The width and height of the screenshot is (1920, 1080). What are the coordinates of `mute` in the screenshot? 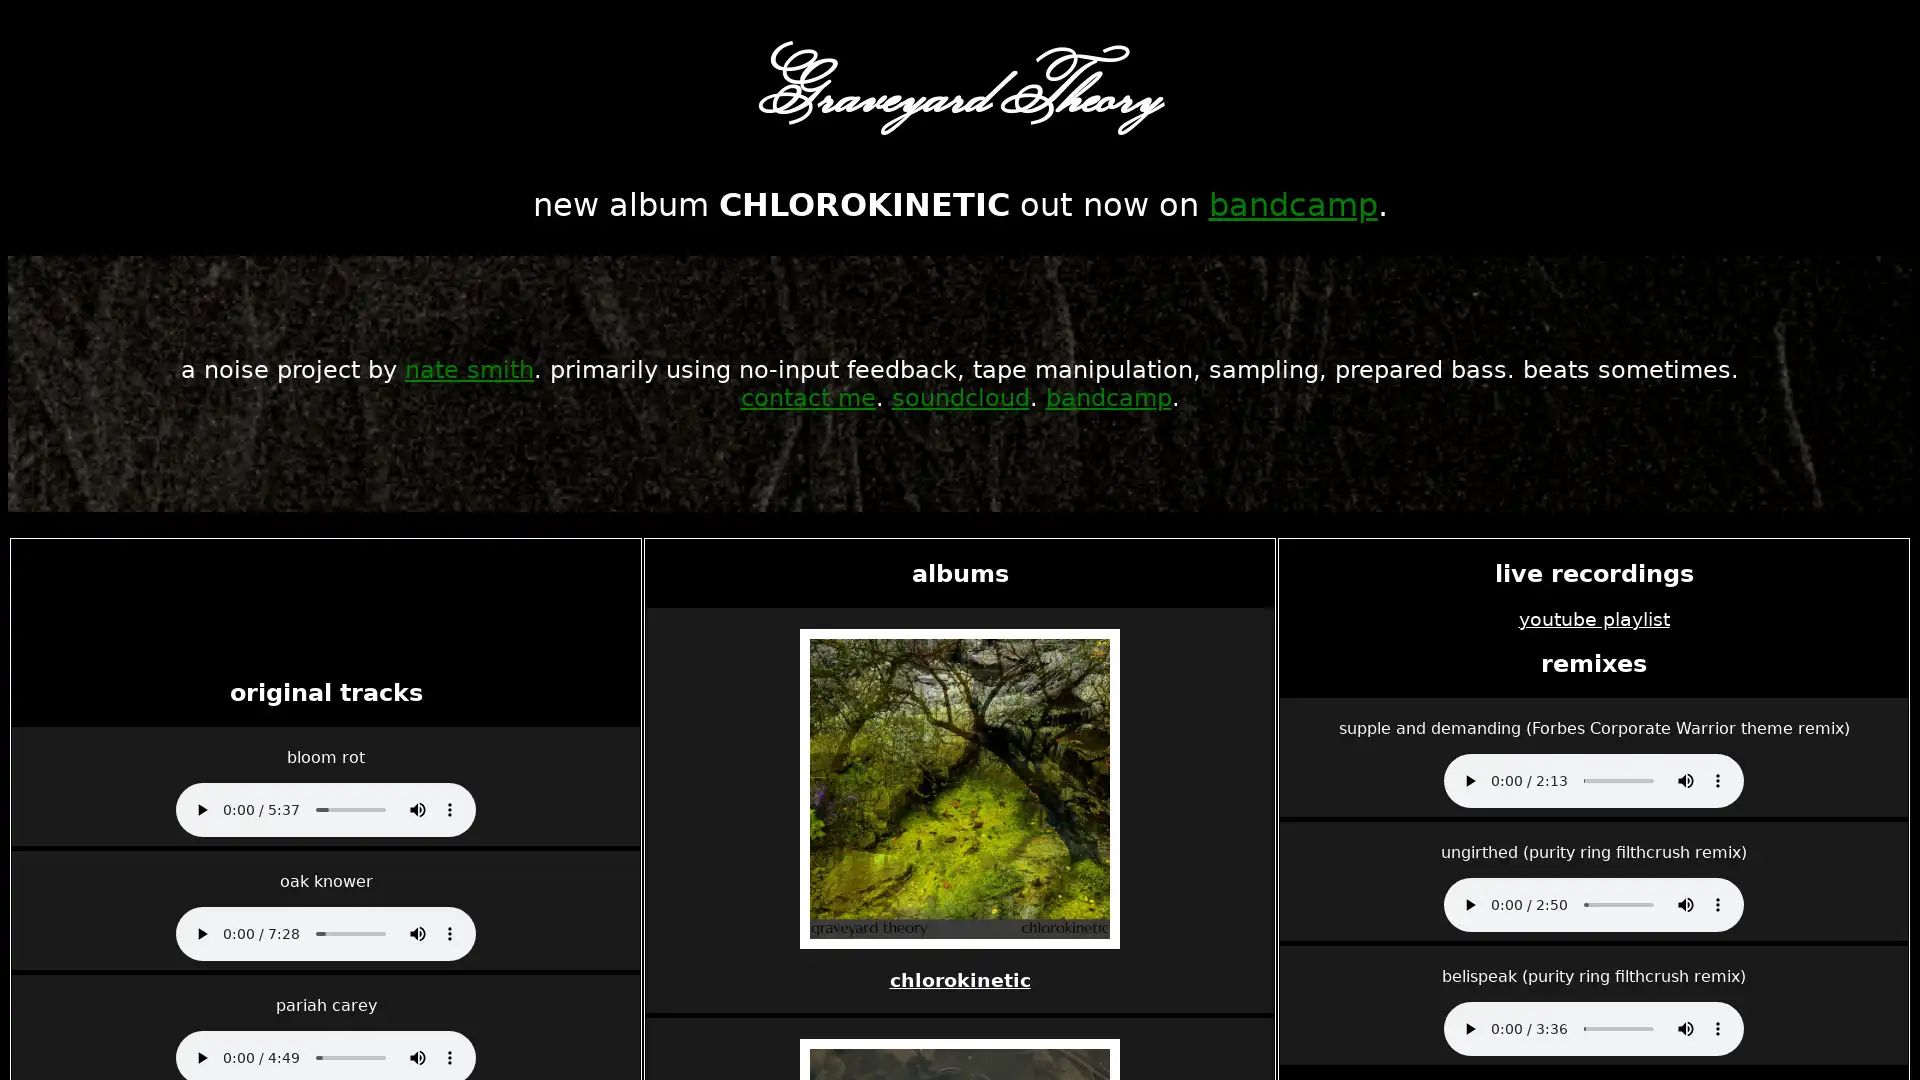 It's located at (1684, 1029).